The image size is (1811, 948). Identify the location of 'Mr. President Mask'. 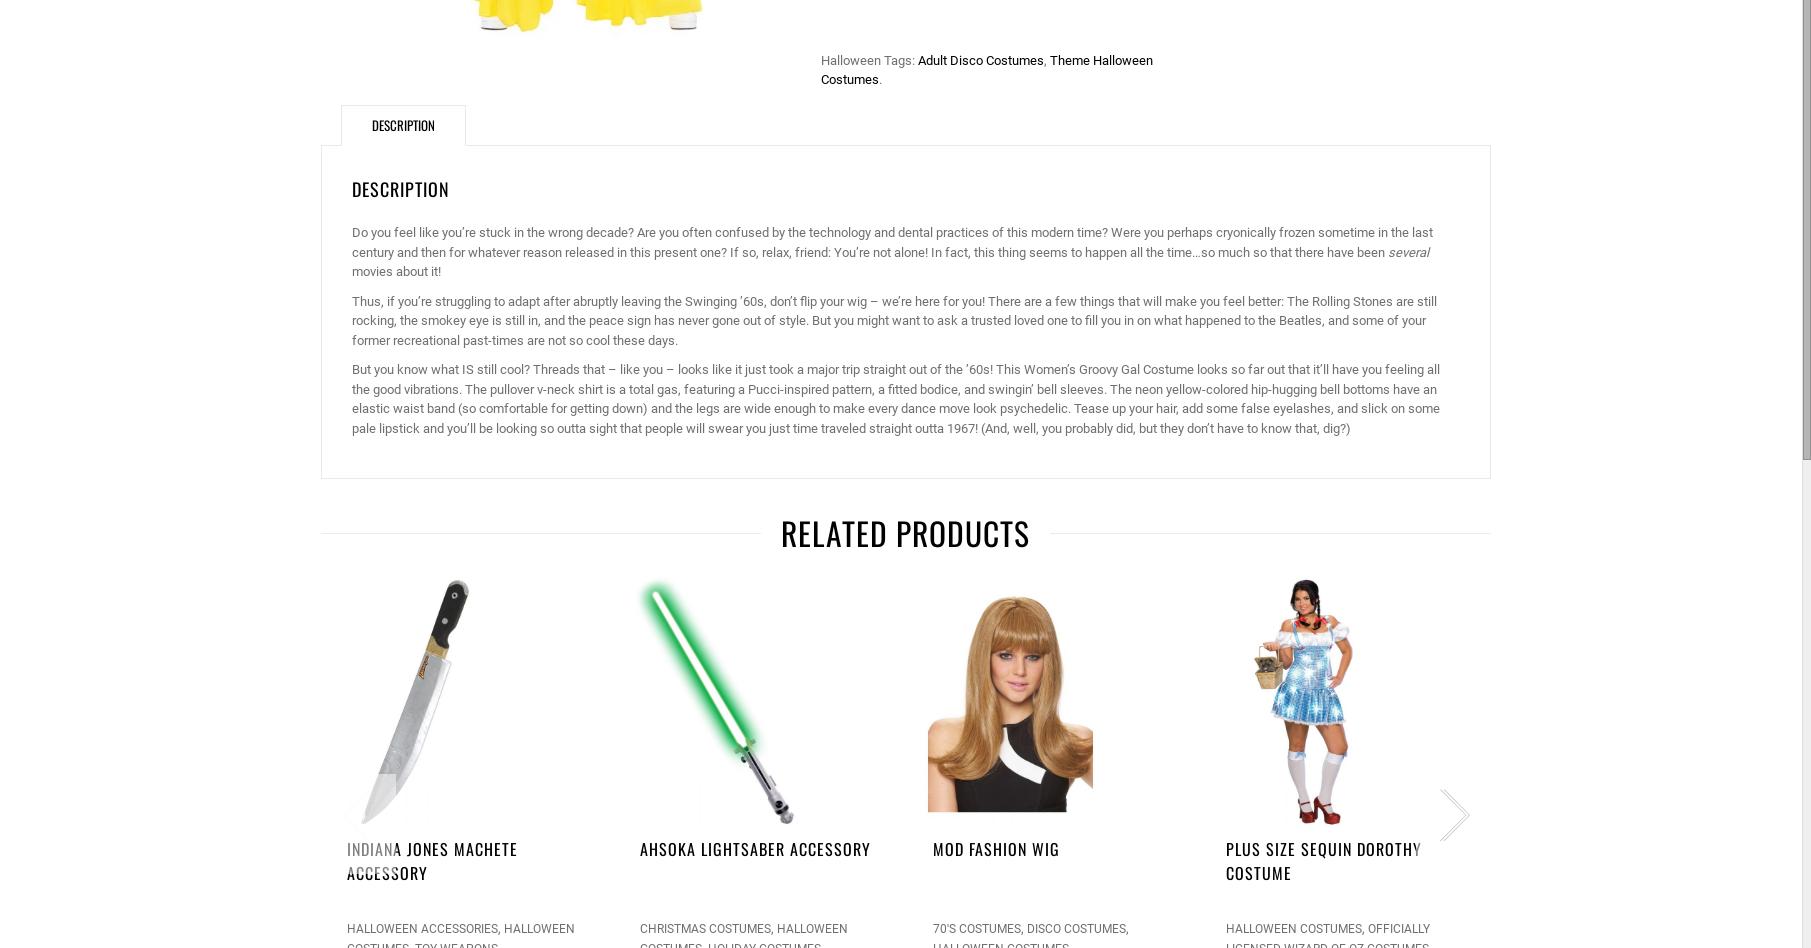
(1591, 848).